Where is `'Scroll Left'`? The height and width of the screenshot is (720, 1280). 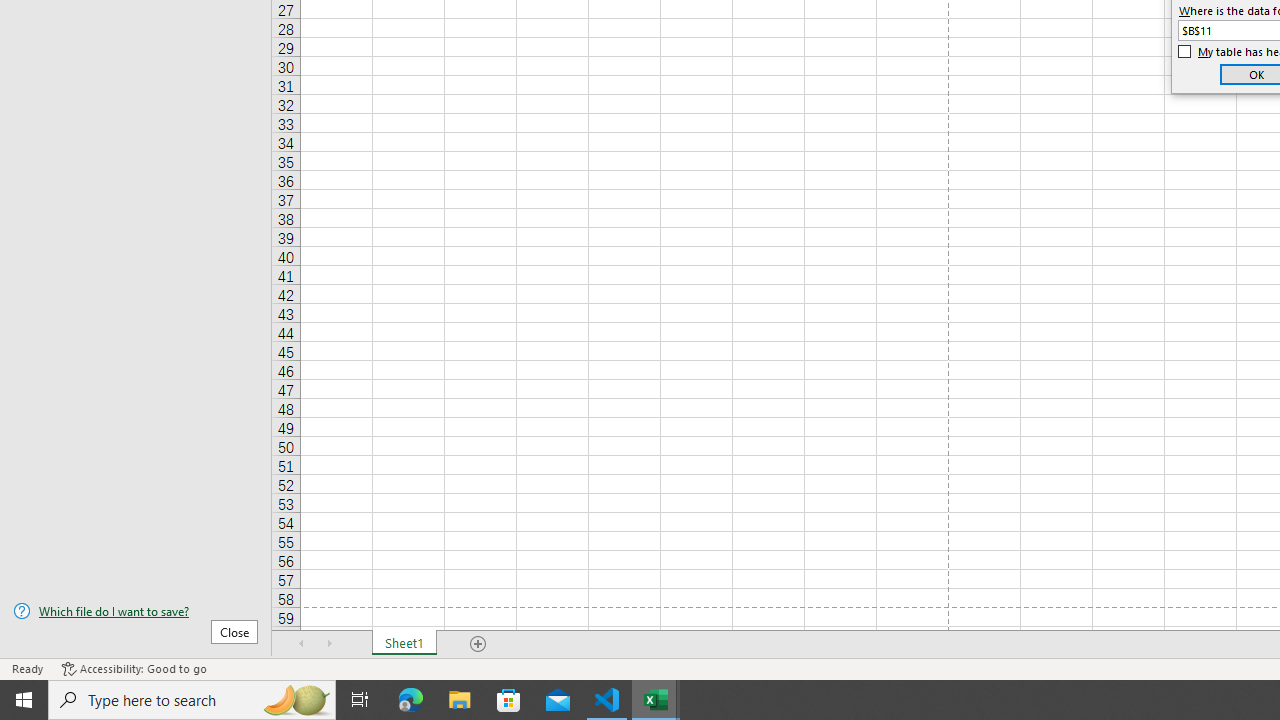
'Scroll Left' is located at coordinates (301, 644).